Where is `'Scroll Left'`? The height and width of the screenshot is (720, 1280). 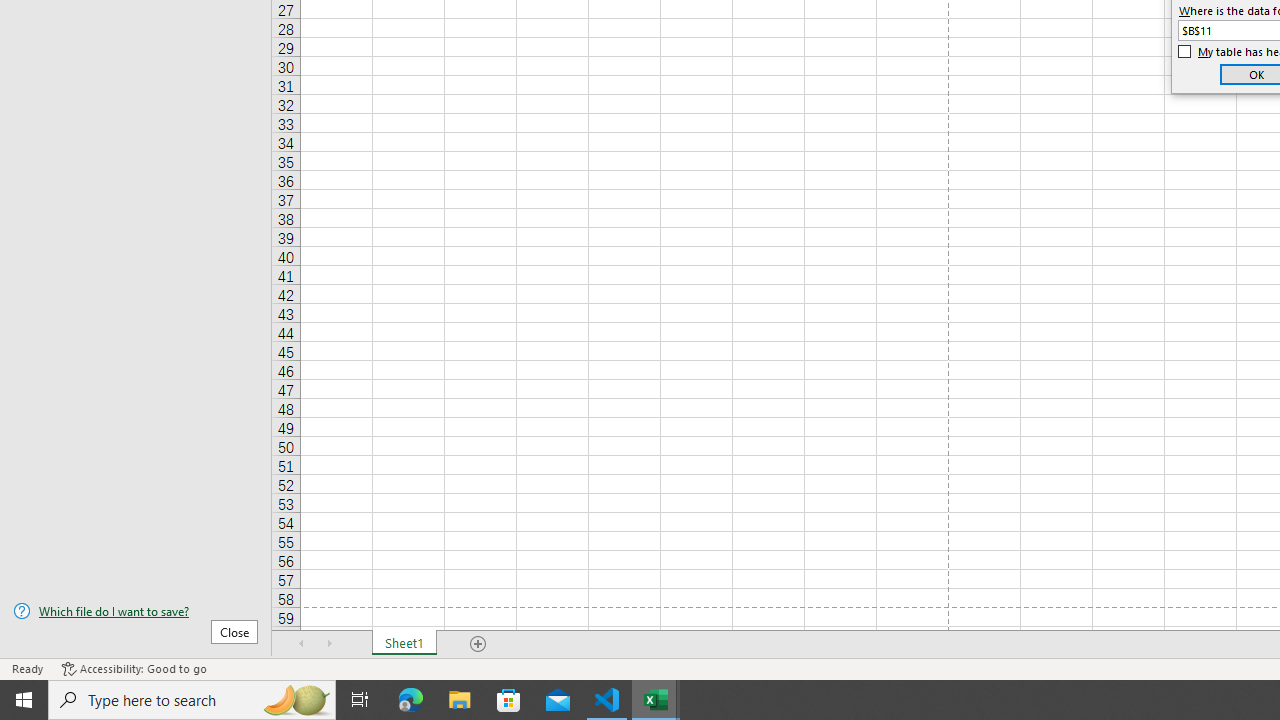
'Scroll Left' is located at coordinates (301, 644).